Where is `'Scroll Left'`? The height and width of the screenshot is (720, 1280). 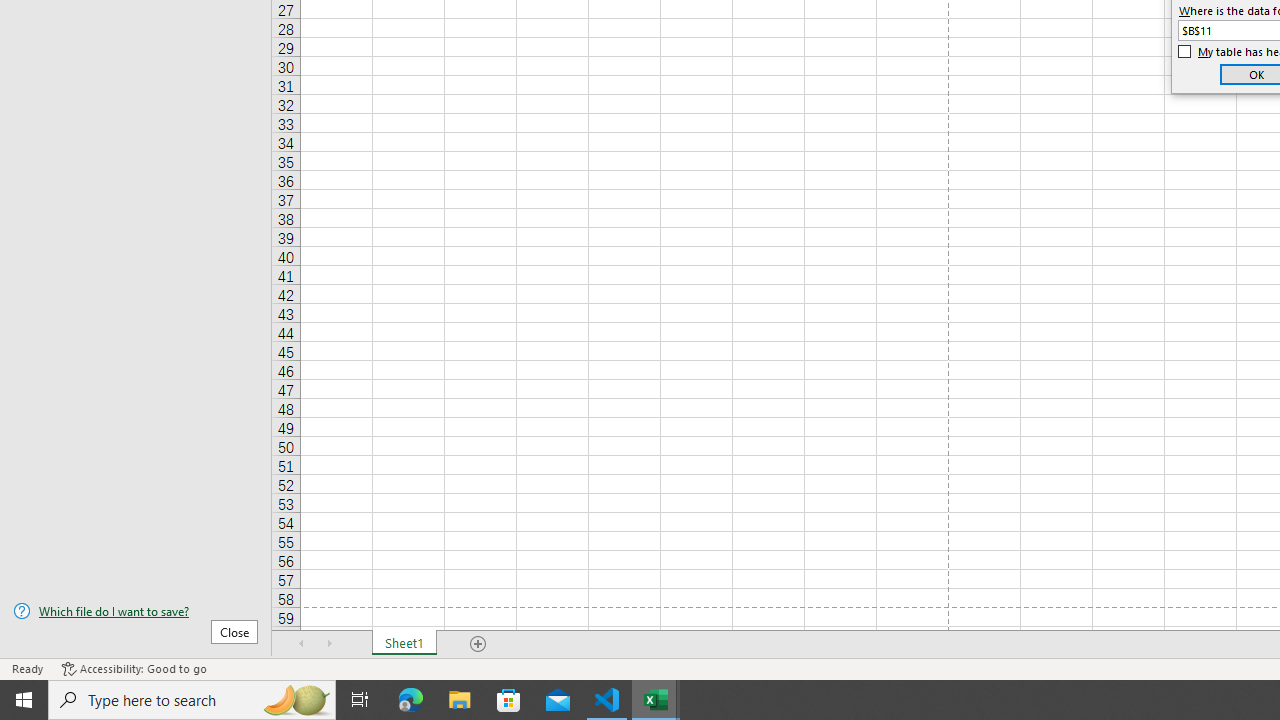
'Scroll Left' is located at coordinates (301, 644).